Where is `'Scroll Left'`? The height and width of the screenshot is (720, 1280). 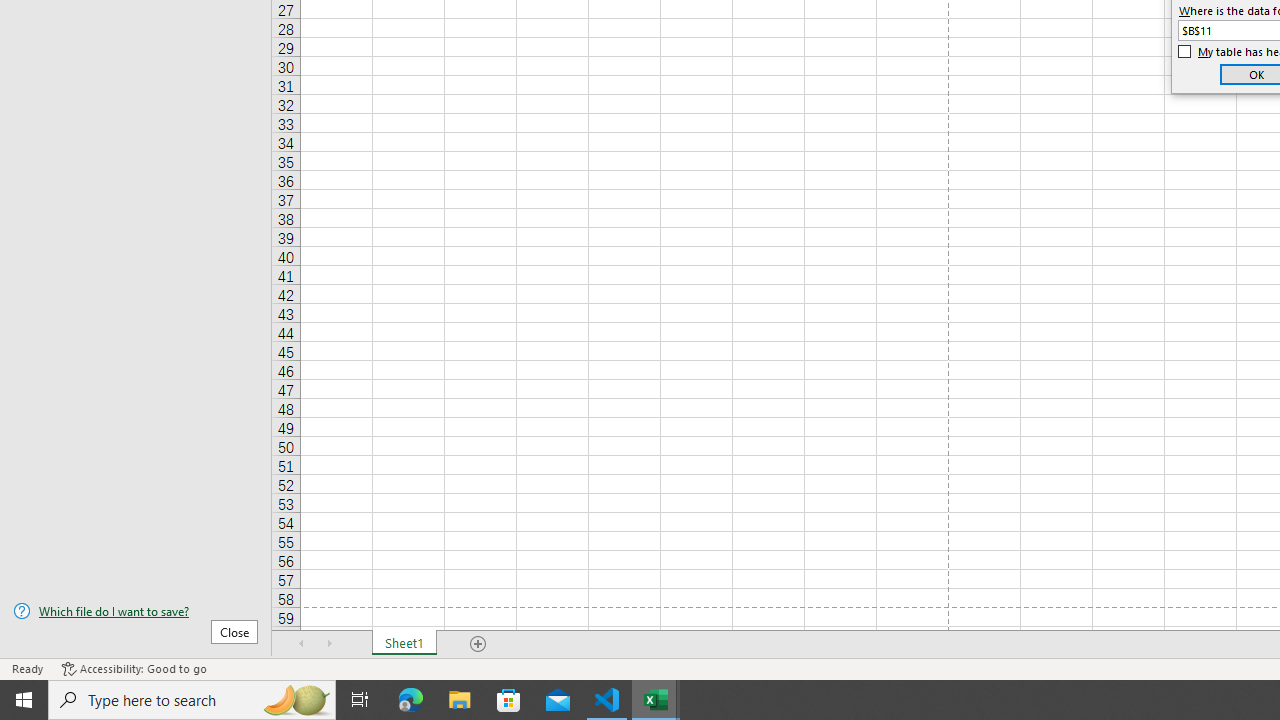
'Scroll Left' is located at coordinates (301, 644).